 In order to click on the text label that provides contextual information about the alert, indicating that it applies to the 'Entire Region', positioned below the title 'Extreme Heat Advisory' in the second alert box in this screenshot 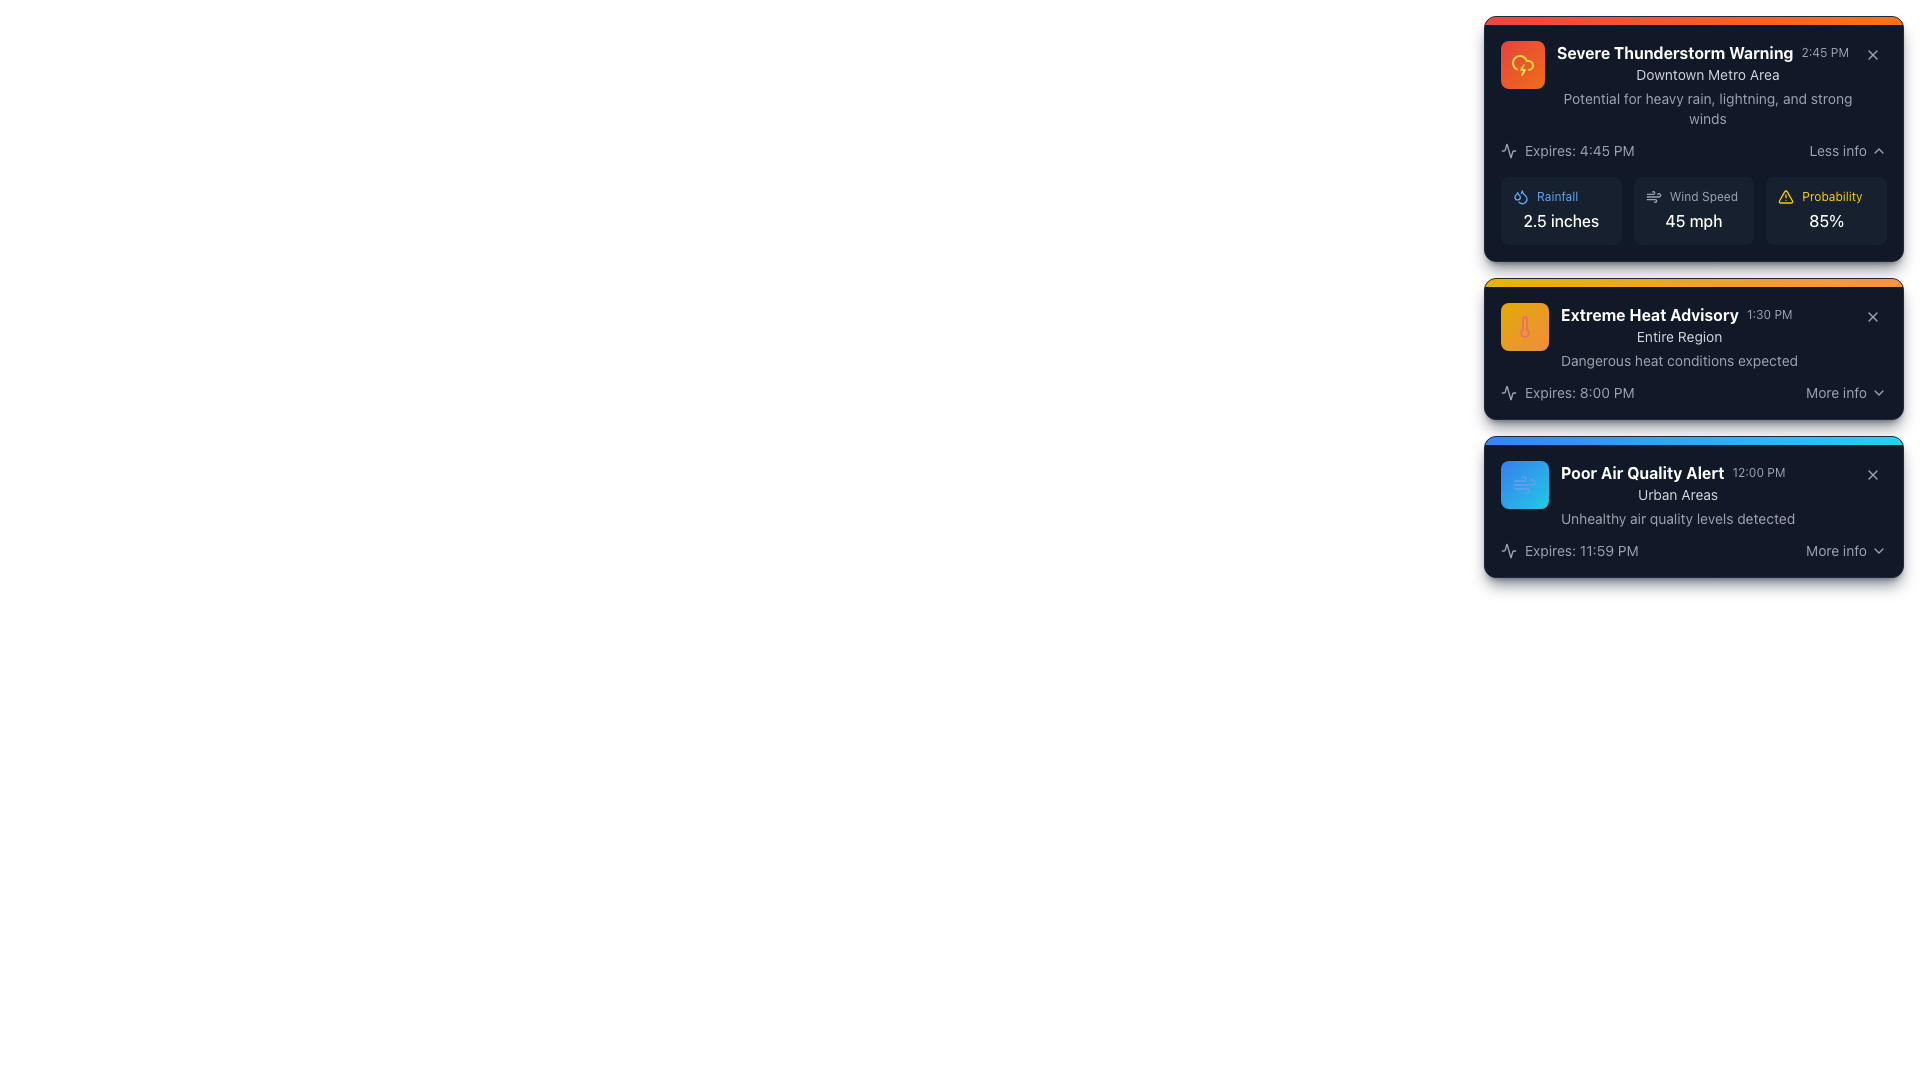, I will do `click(1679, 335)`.